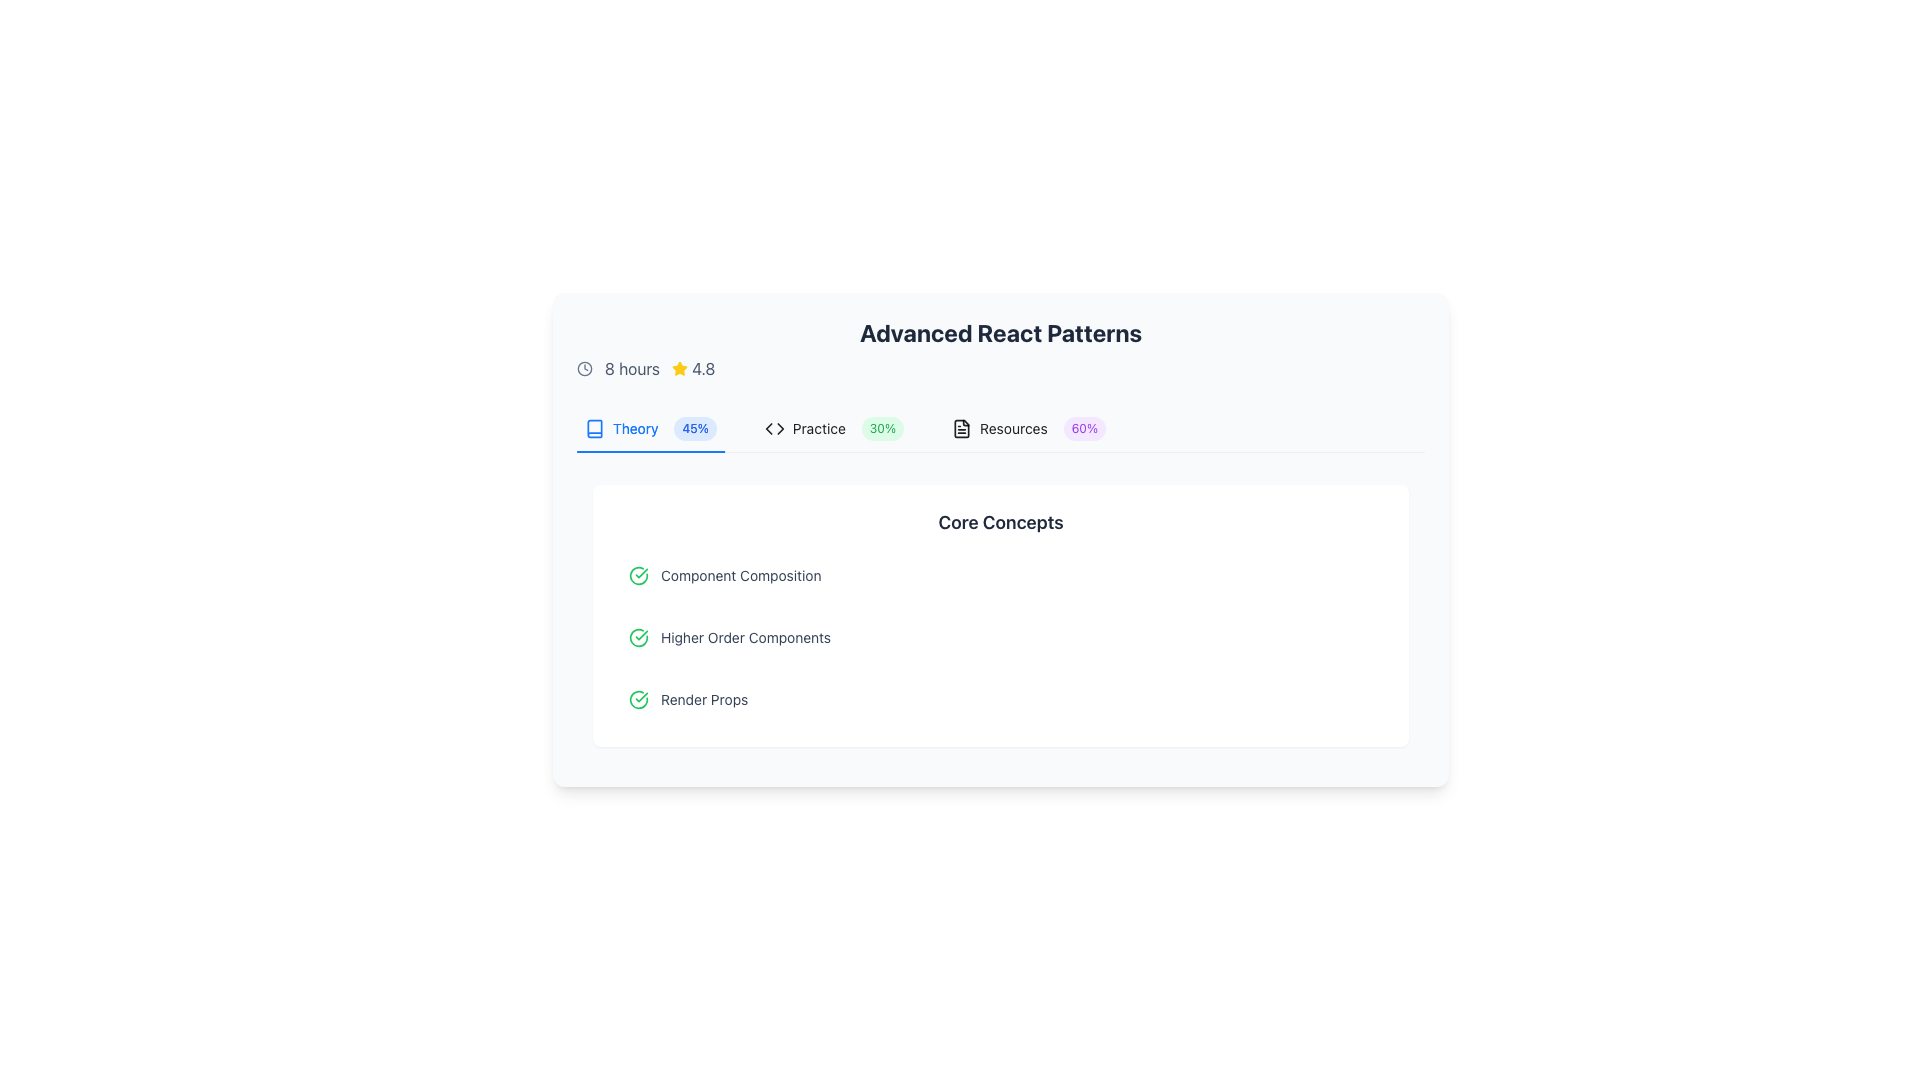  Describe the element at coordinates (680, 369) in the screenshot. I see `the star icon representing a rating score, located to the left of the text '4.8' in the central section of the interface` at that location.